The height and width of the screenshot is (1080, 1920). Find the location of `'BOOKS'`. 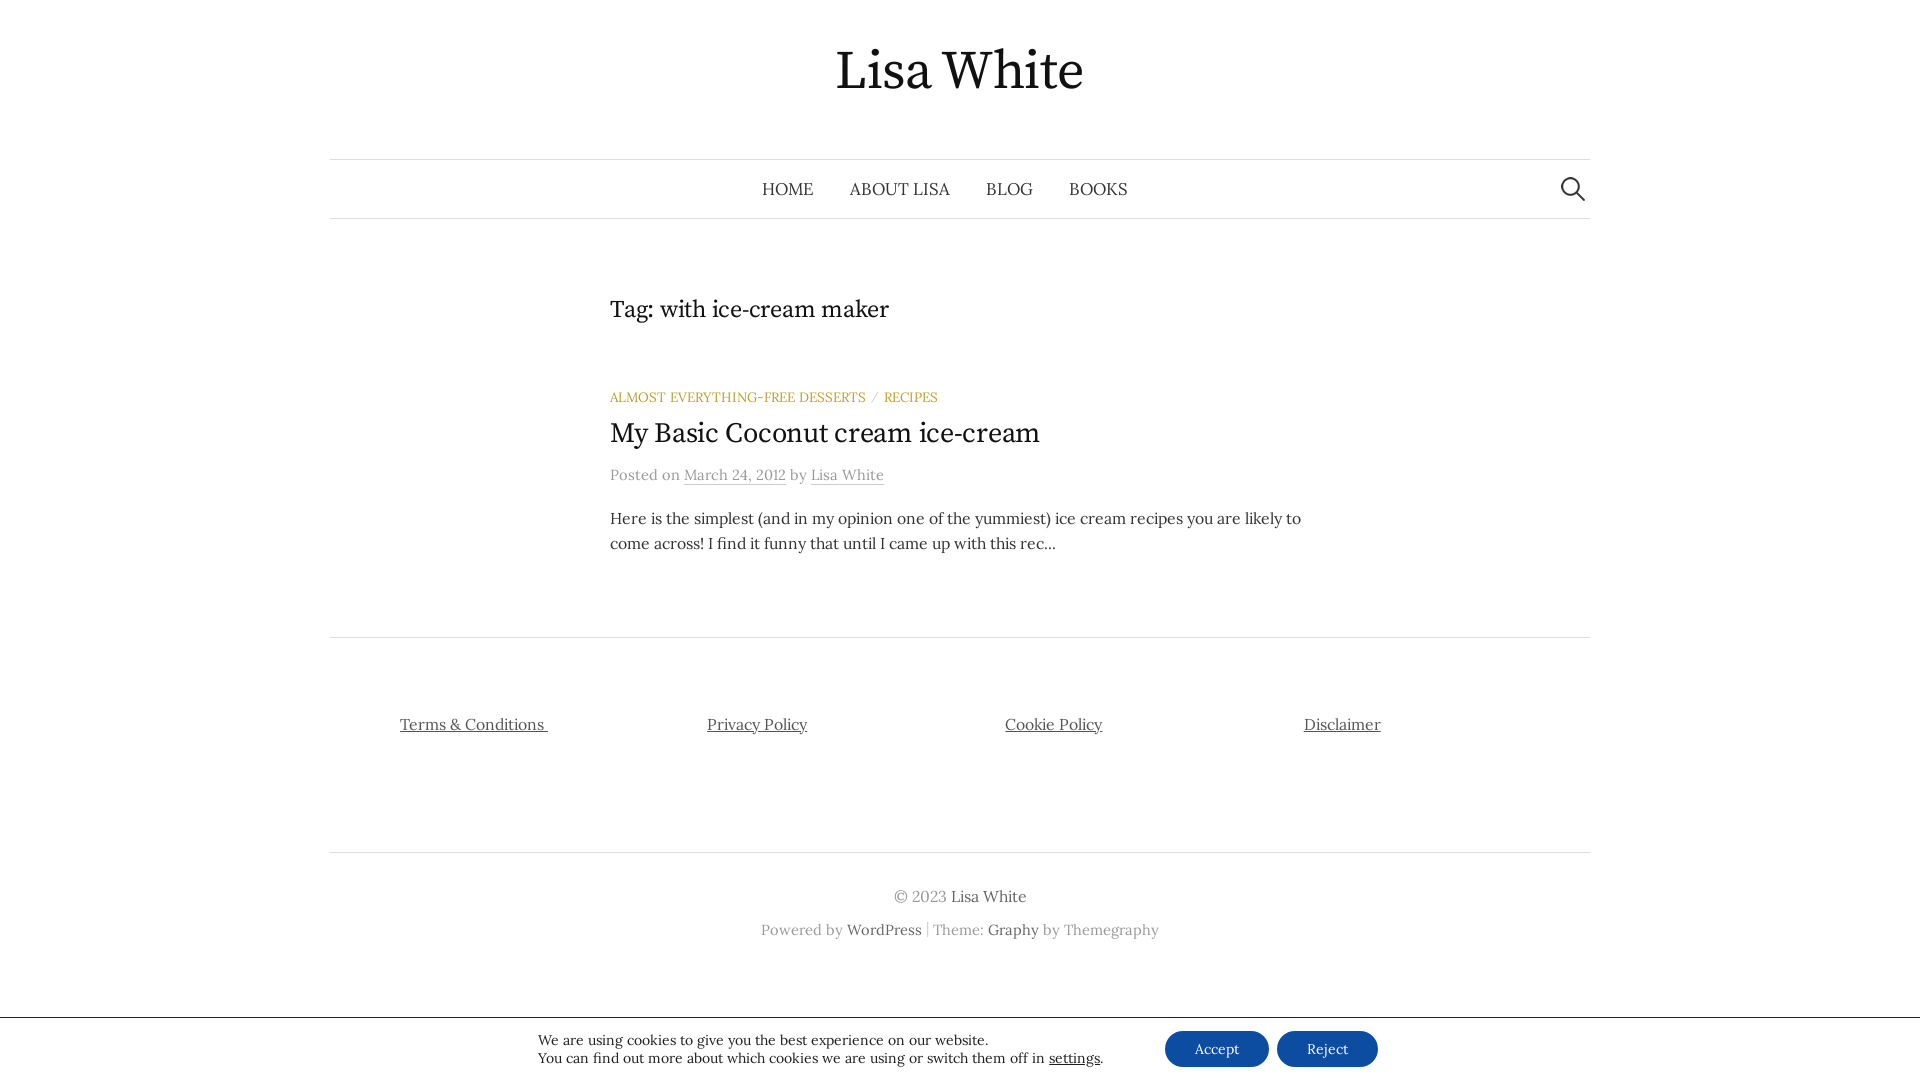

'BOOKS' is located at coordinates (1050, 189).